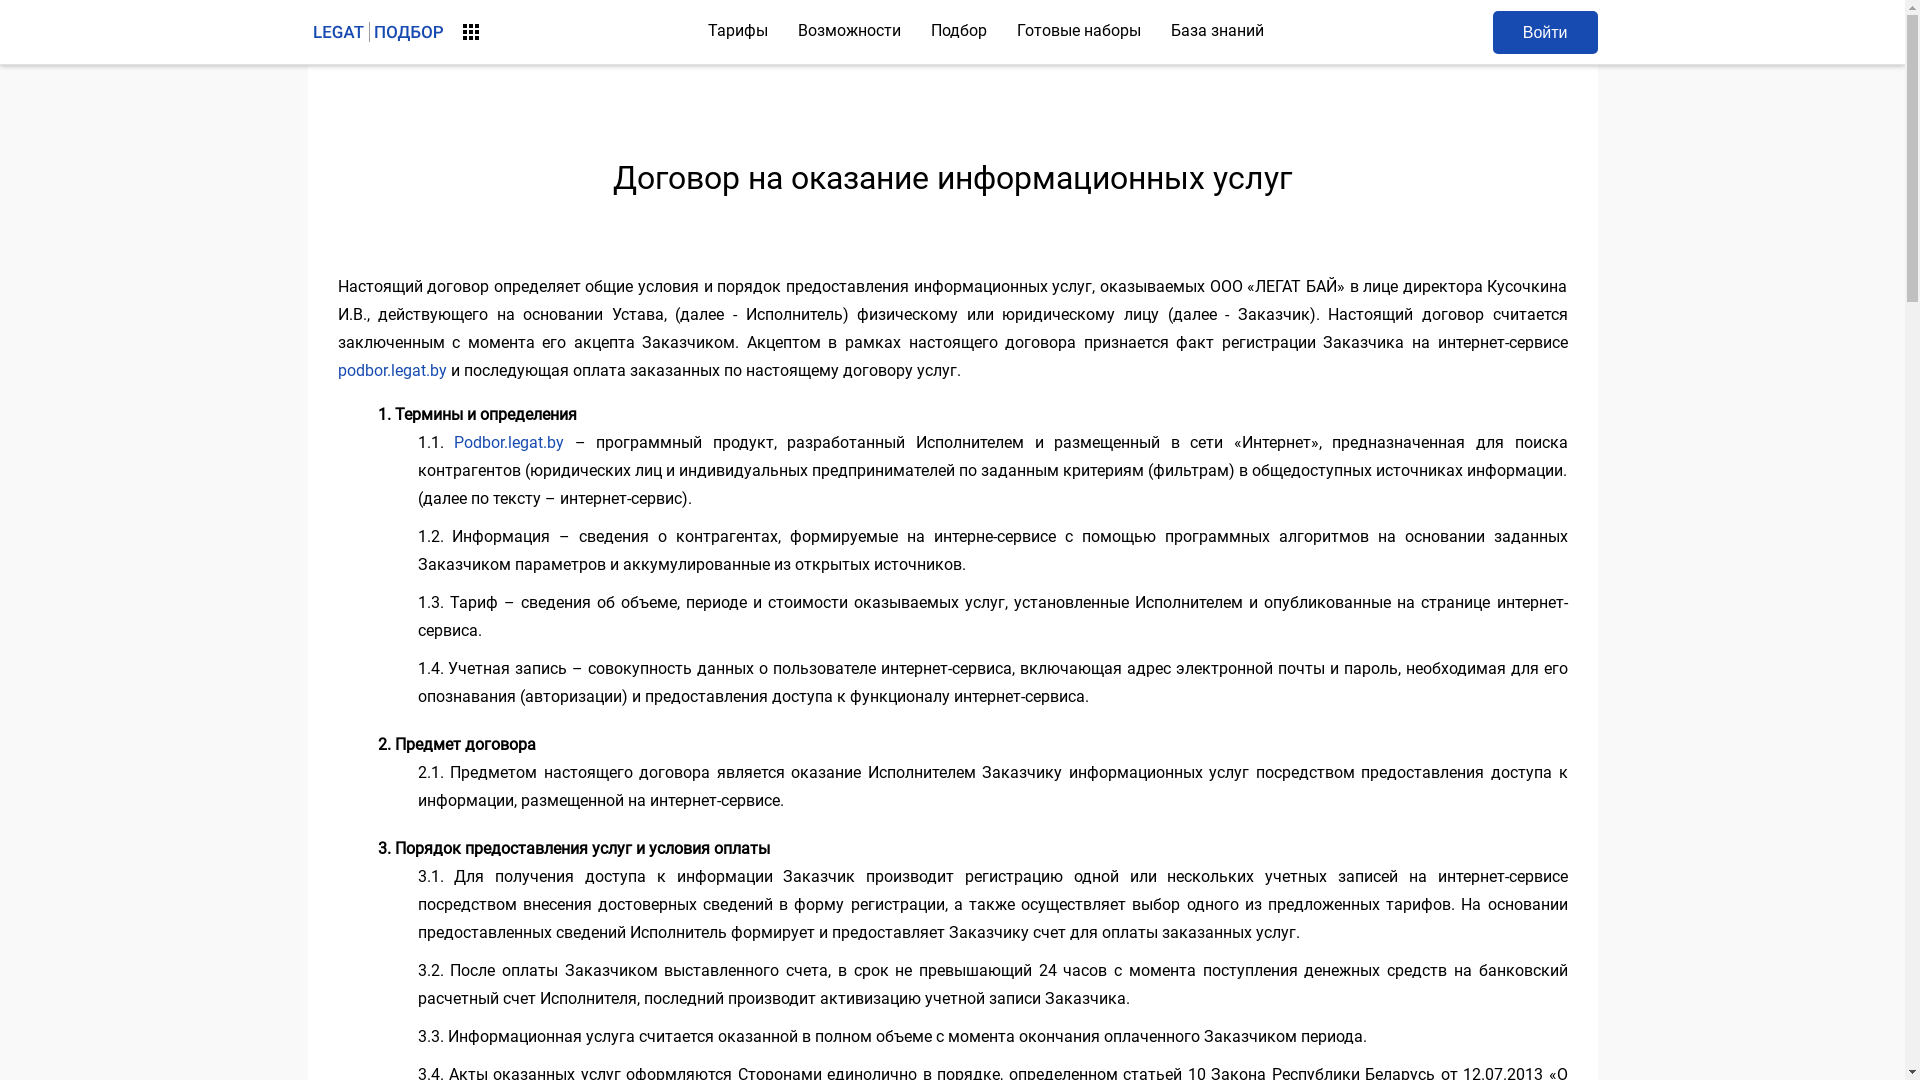 Image resolution: width=1920 pixels, height=1080 pixels. I want to click on 'podbor.legat.by', so click(392, 370).